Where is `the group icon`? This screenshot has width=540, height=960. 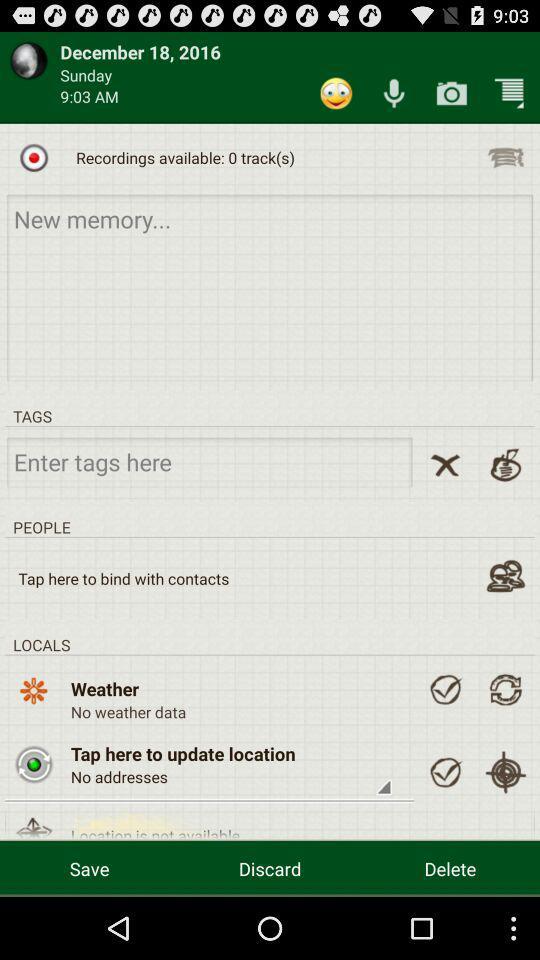 the group icon is located at coordinates (504, 615).